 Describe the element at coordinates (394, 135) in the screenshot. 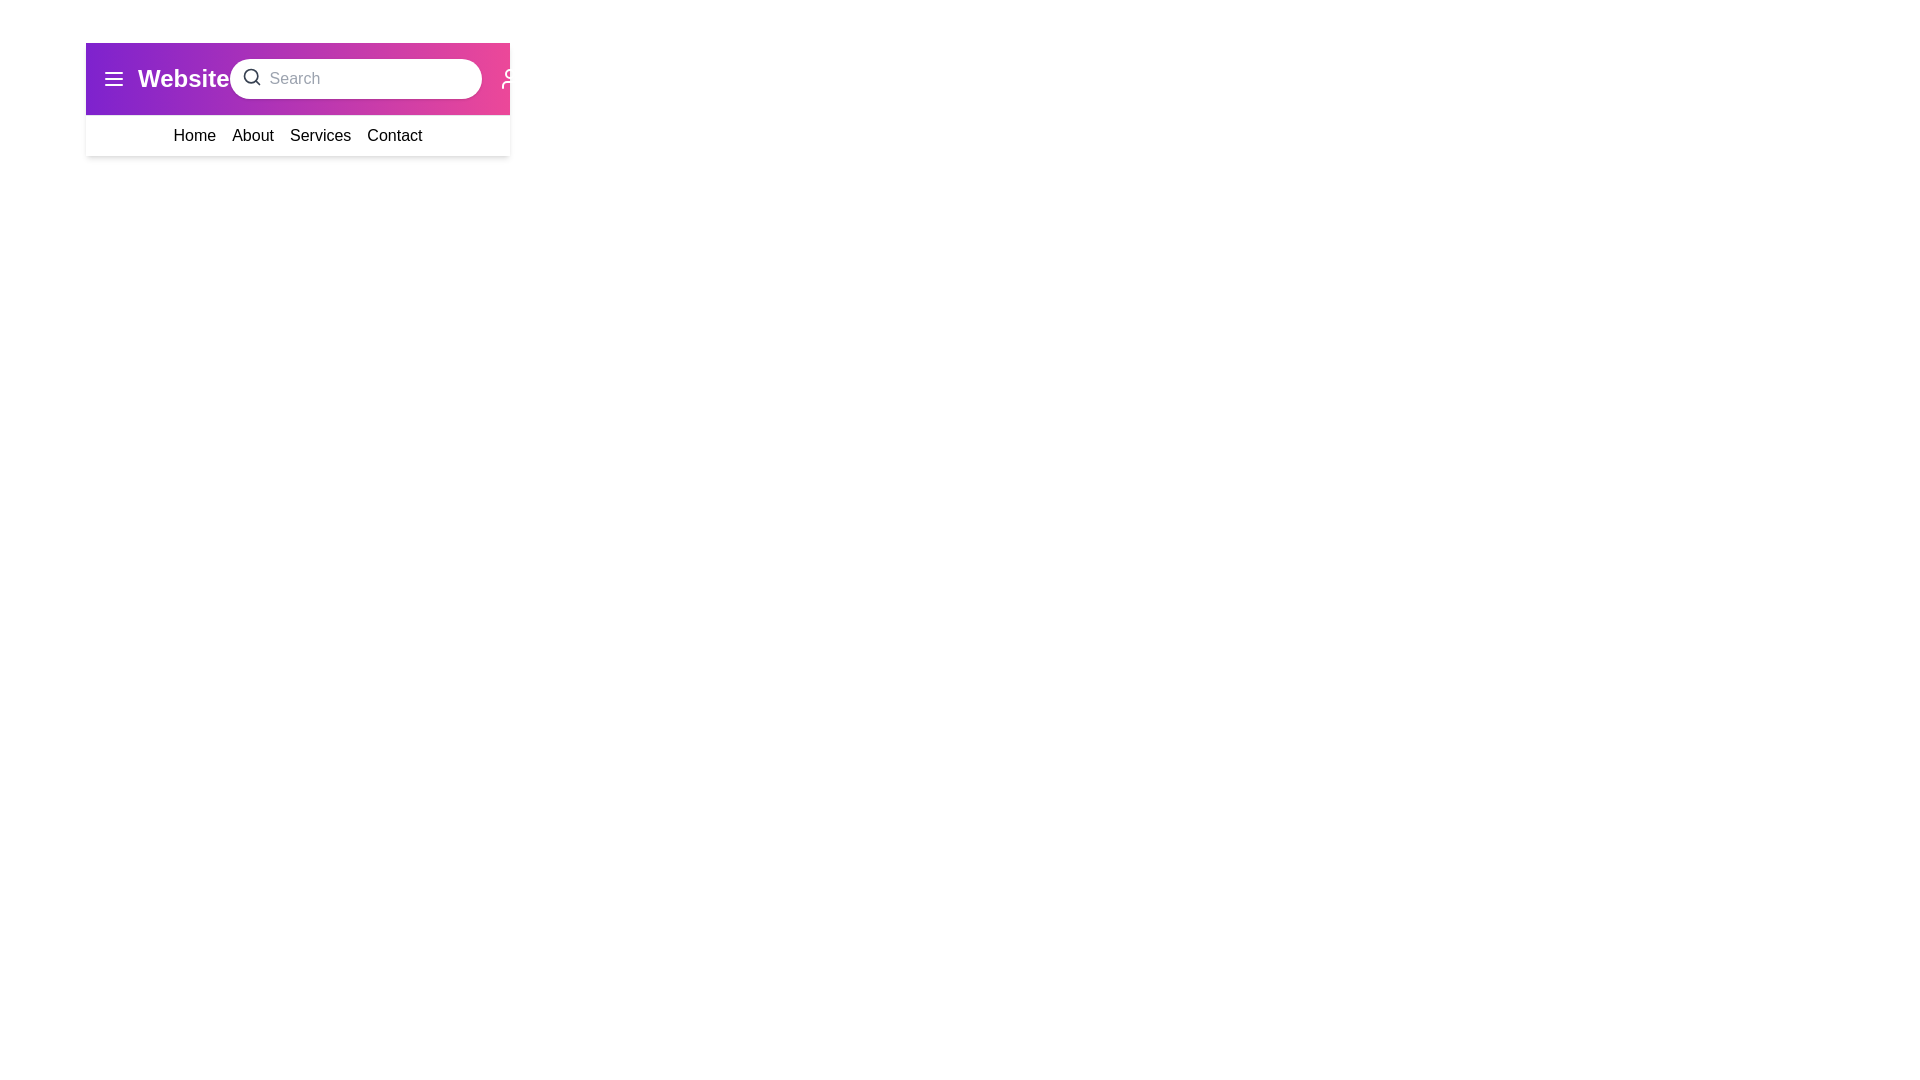

I see `the menu item Contact` at that location.